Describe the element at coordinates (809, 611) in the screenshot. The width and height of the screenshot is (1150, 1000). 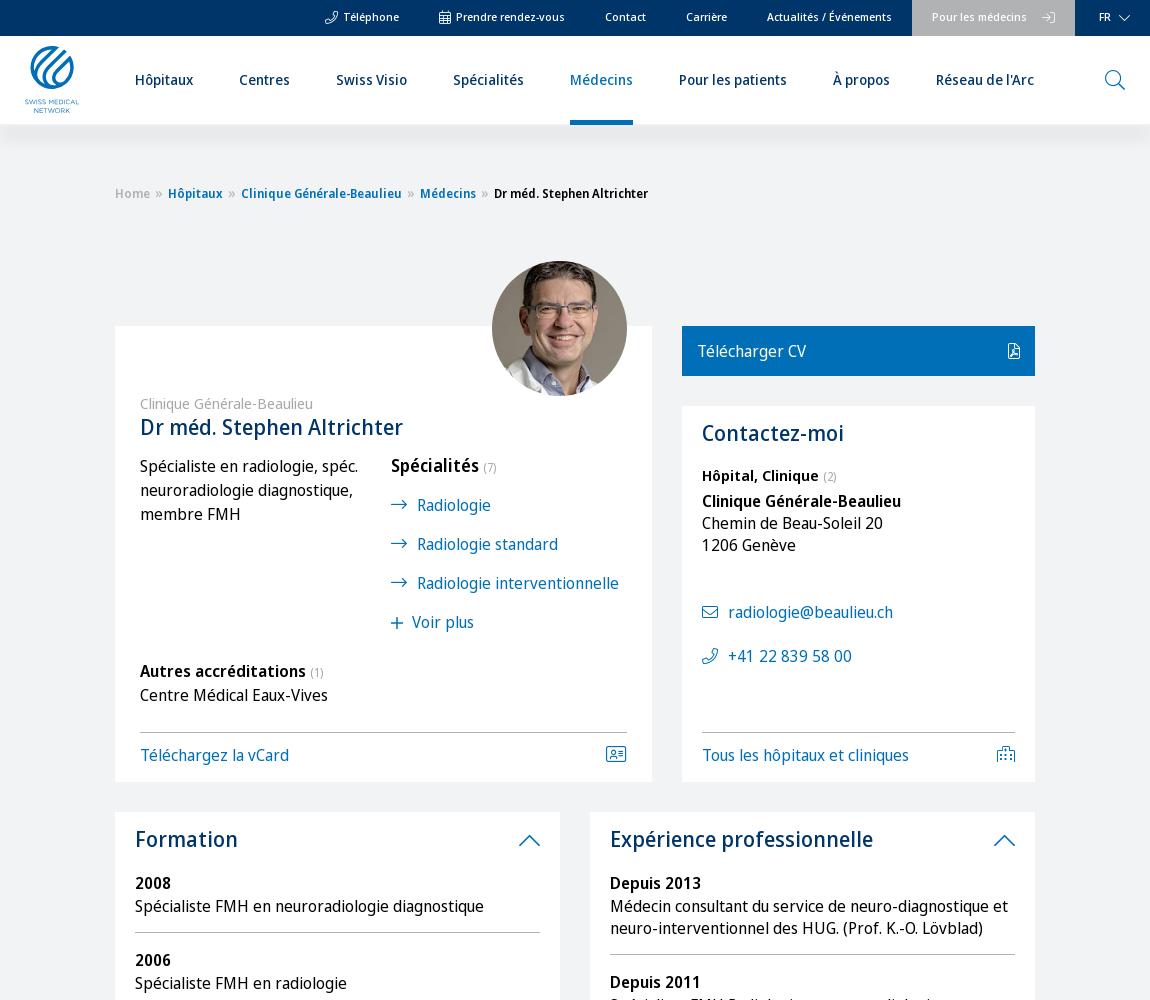
I see `'radiologie@beaulieu.ch'` at that location.